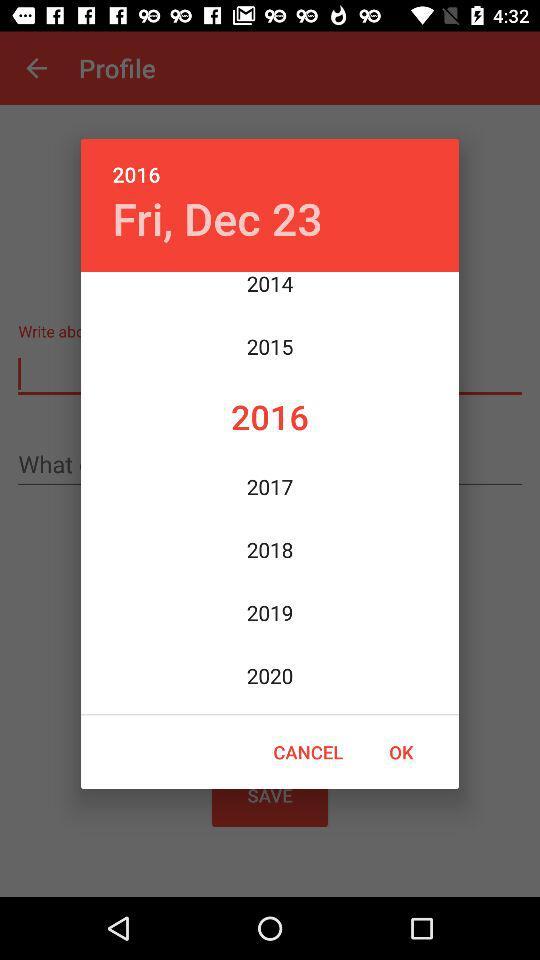  What do you see at coordinates (401, 751) in the screenshot?
I see `the ok icon` at bounding box center [401, 751].